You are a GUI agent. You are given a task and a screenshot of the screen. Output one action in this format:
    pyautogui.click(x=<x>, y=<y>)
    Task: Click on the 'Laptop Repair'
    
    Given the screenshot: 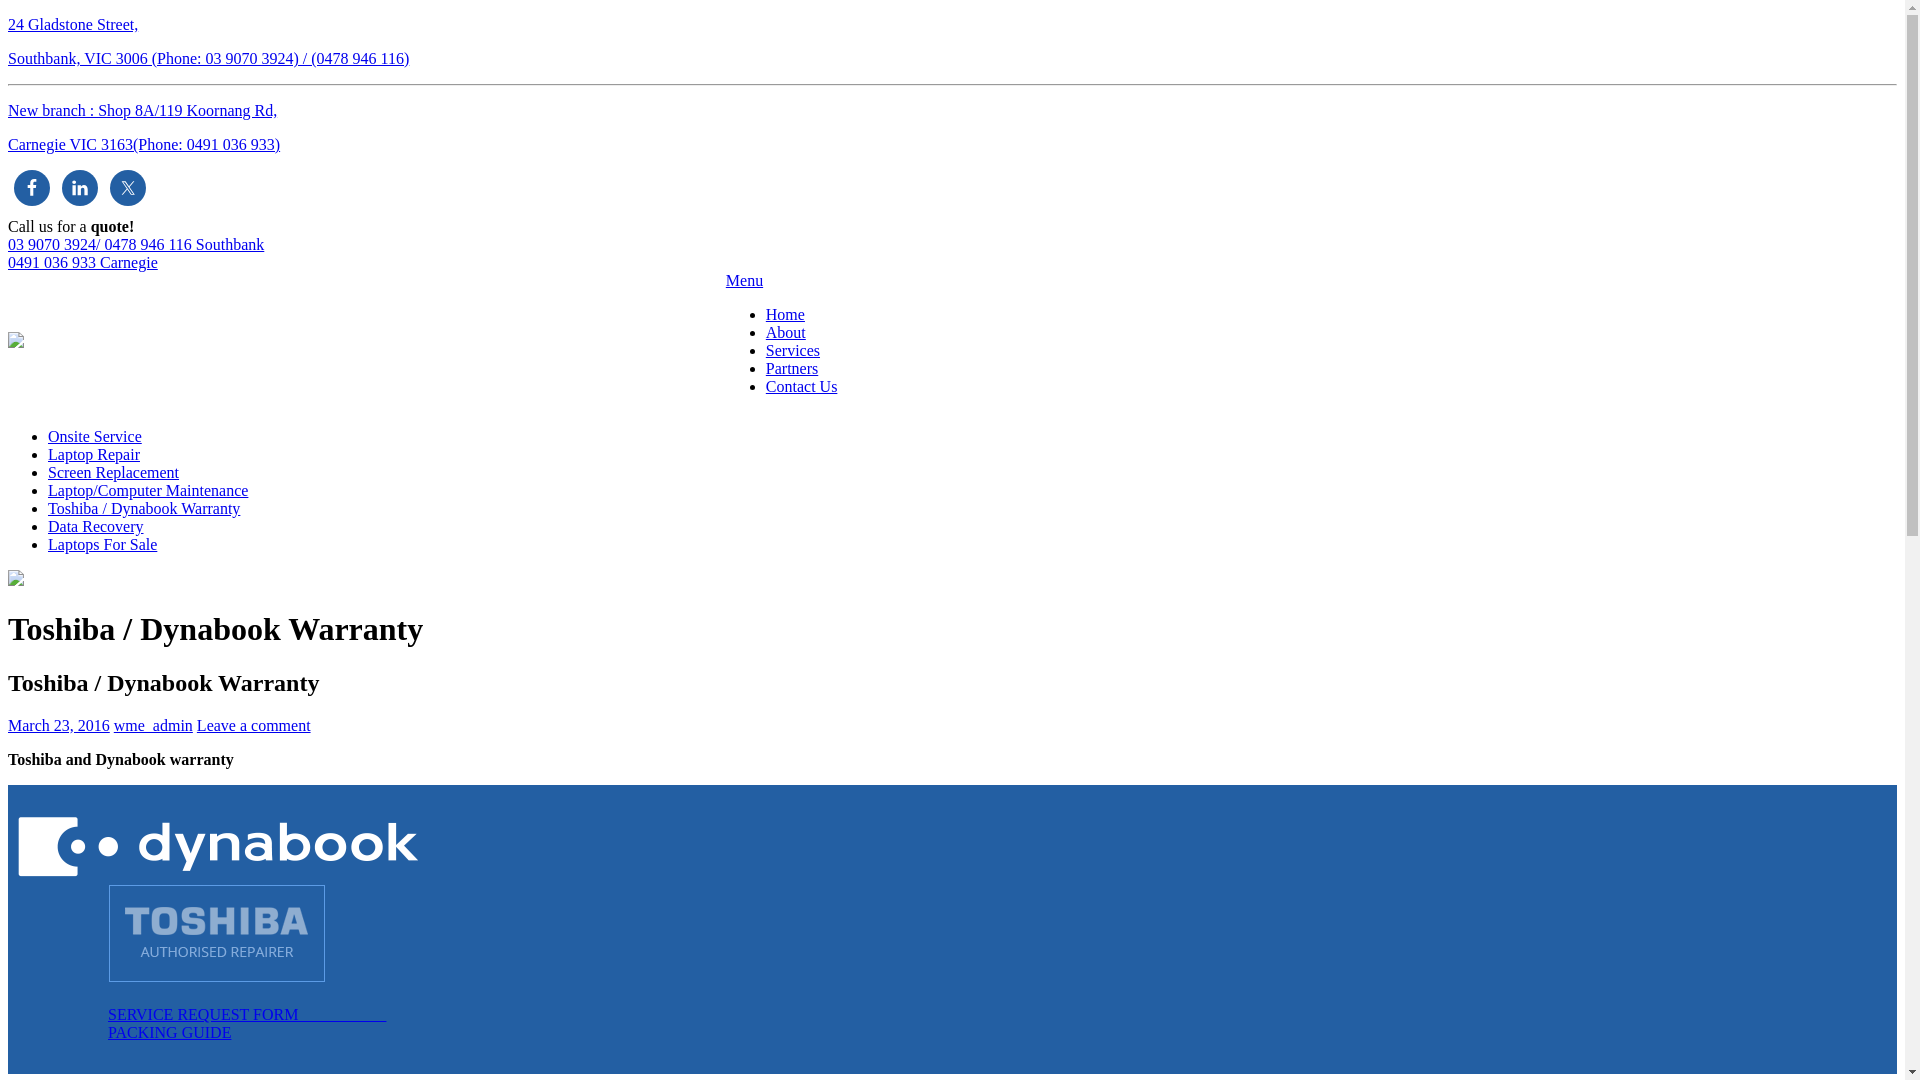 What is the action you would take?
    pyautogui.click(x=93, y=454)
    